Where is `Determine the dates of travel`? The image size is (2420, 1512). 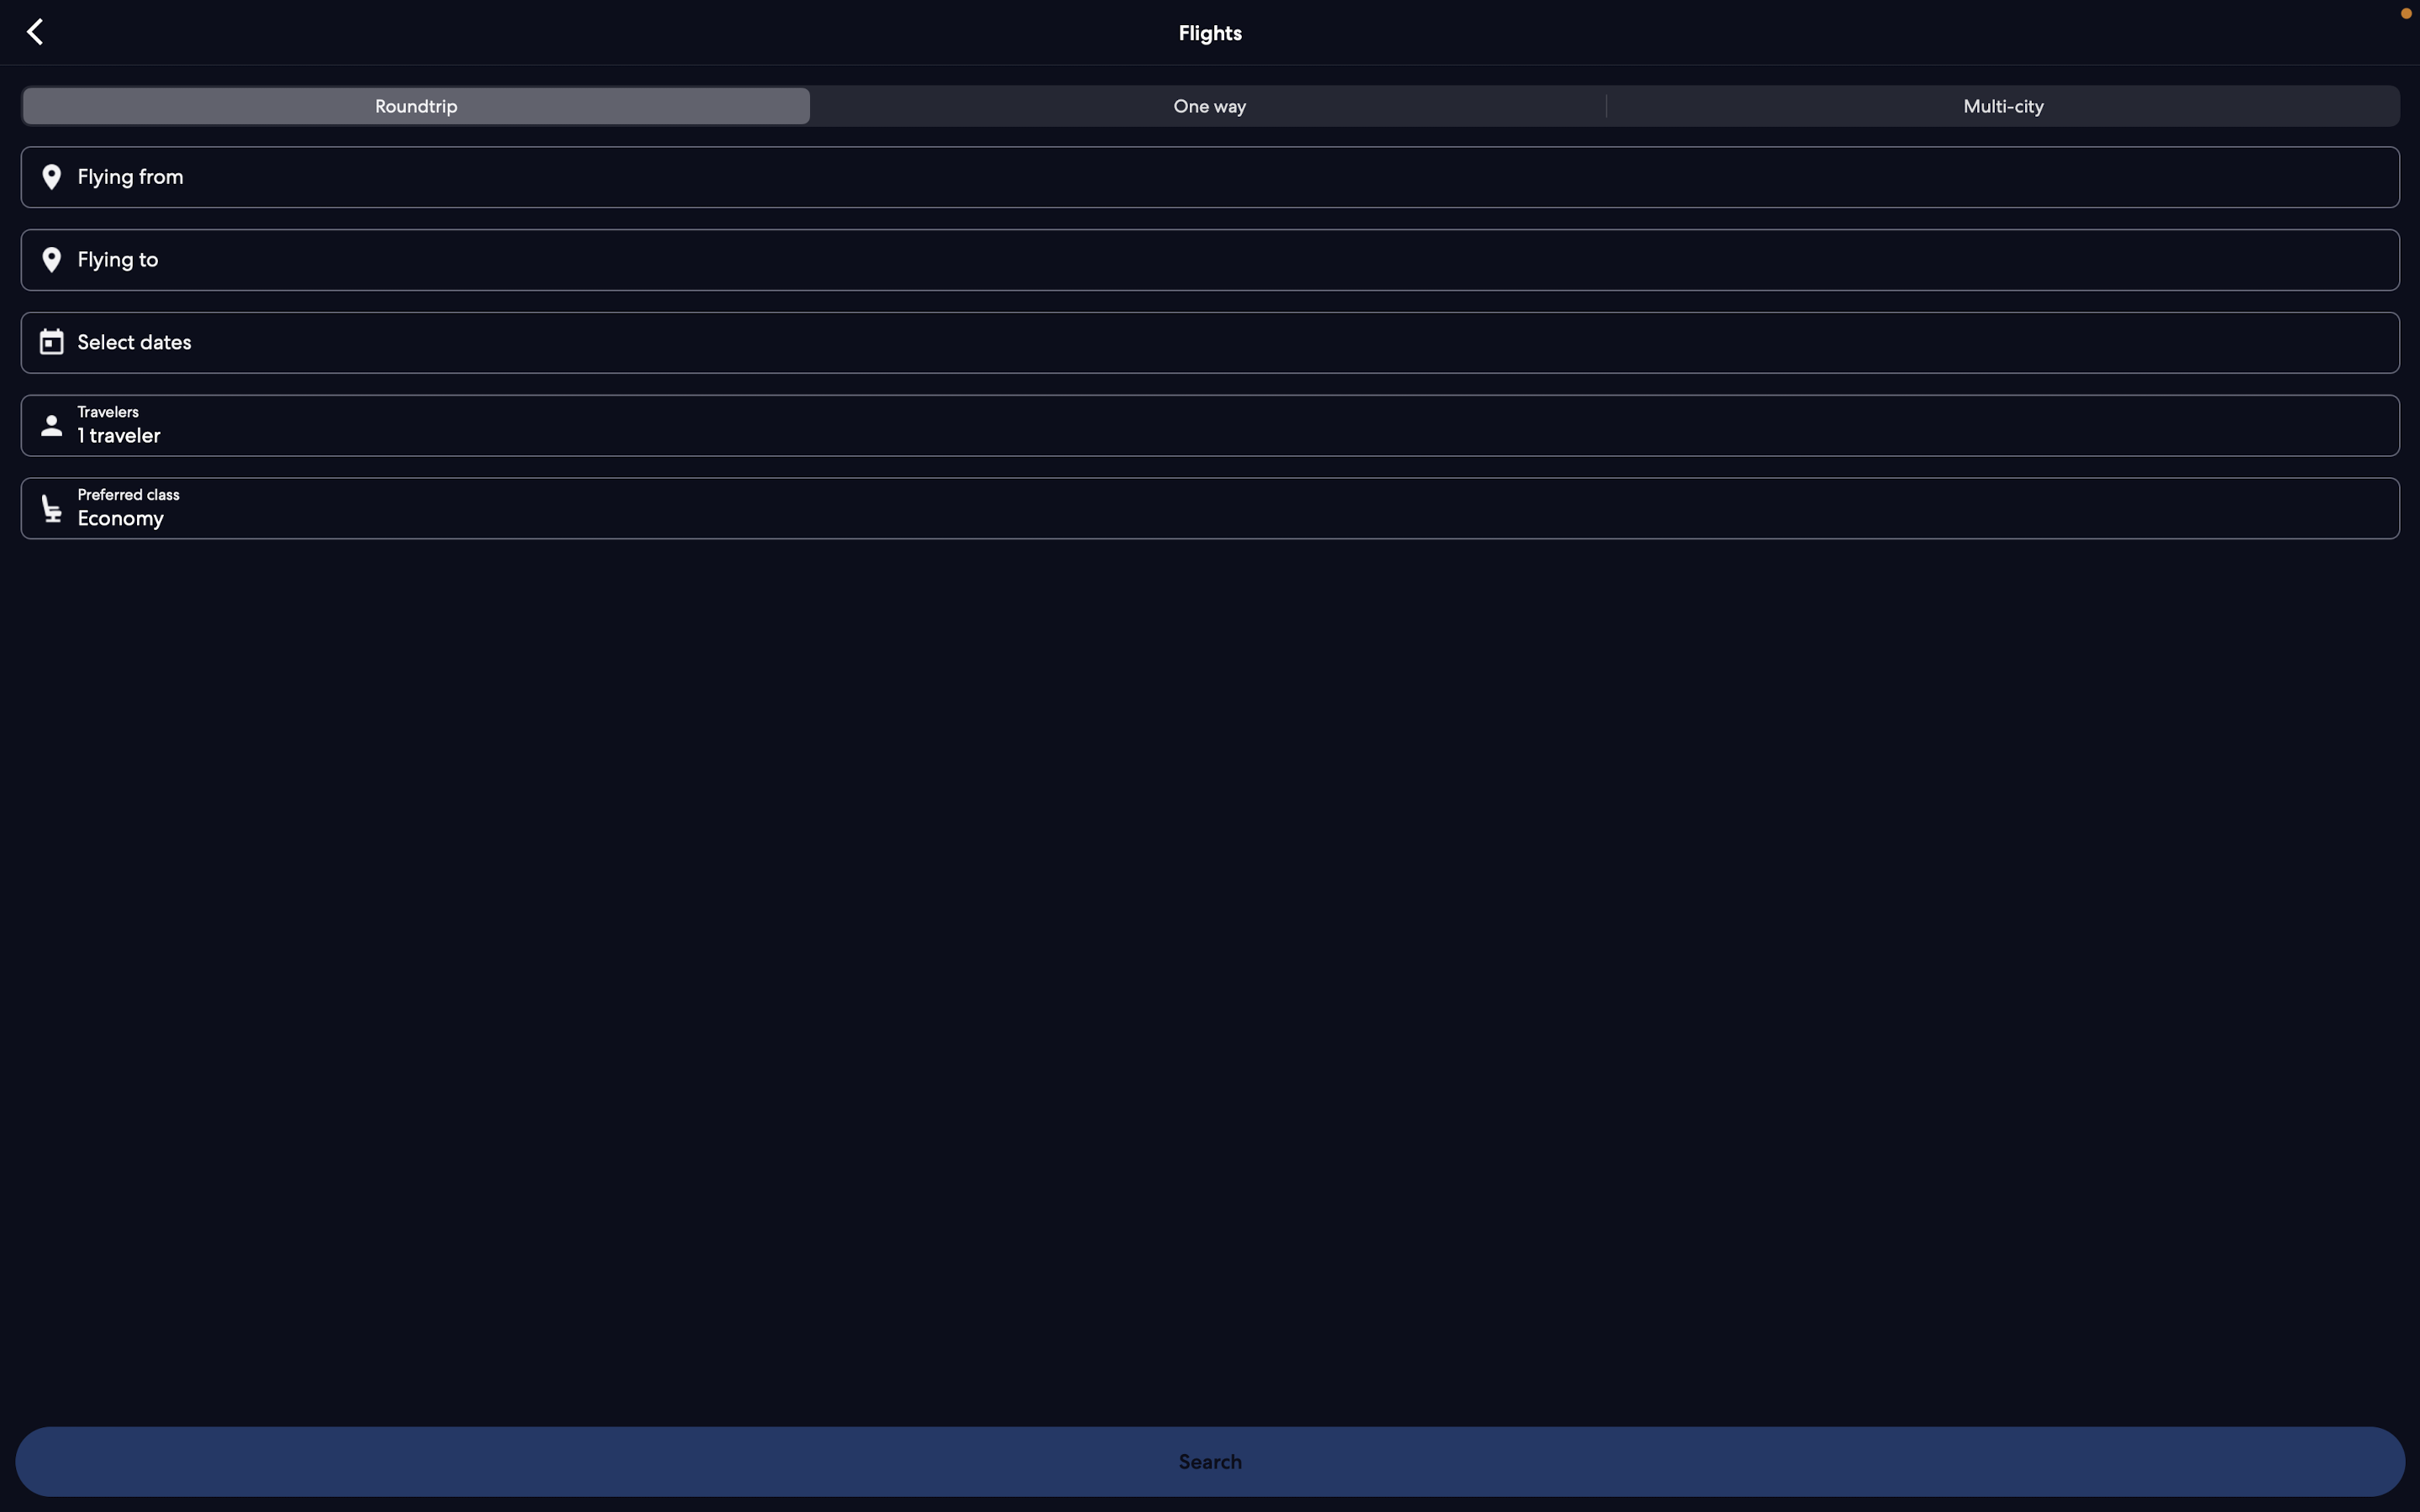
Determine the dates of travel is located at coordinates (1217, 339).